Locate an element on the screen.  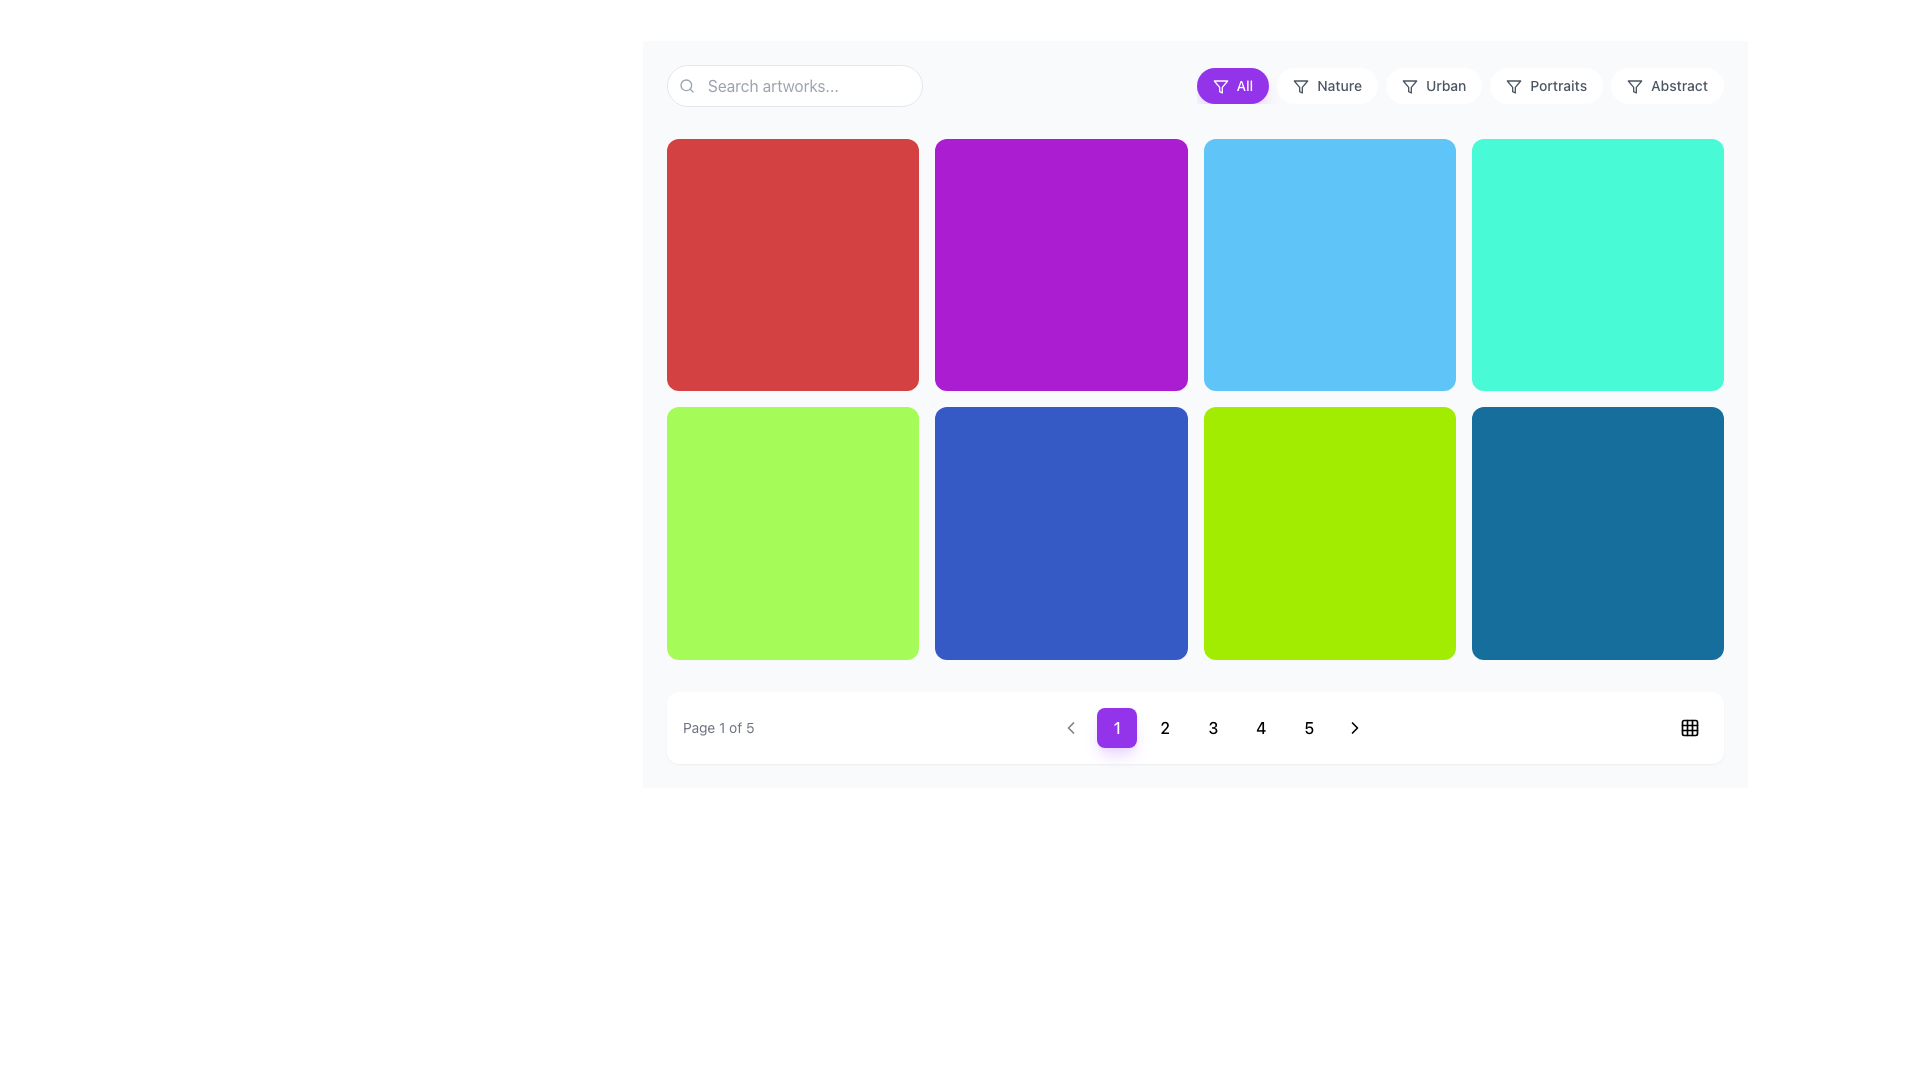
the interactive visual tile located in the second row, first column of the grid layout, which serves as a preview or selectable object is located at coordinates (792, 532).